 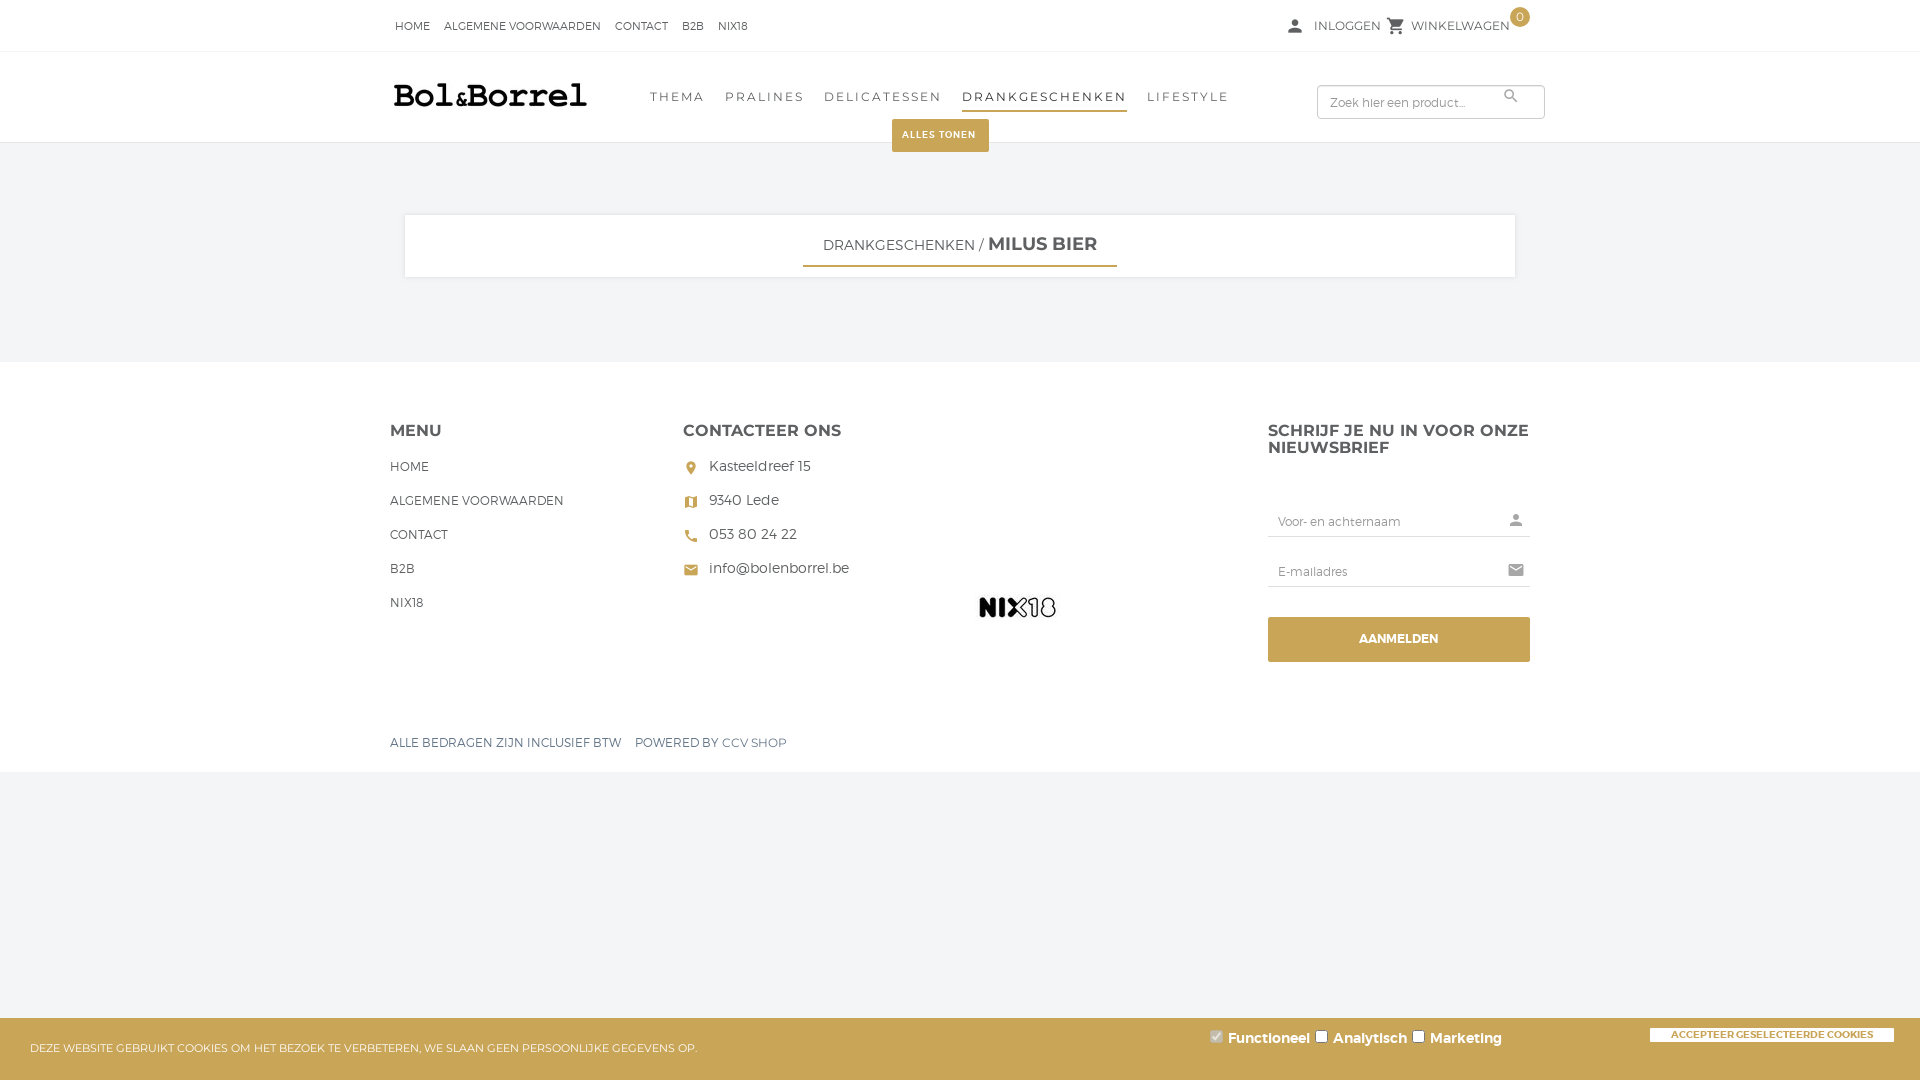 I want to click on 'INLOGGEN', so click(x=1347, y=27).